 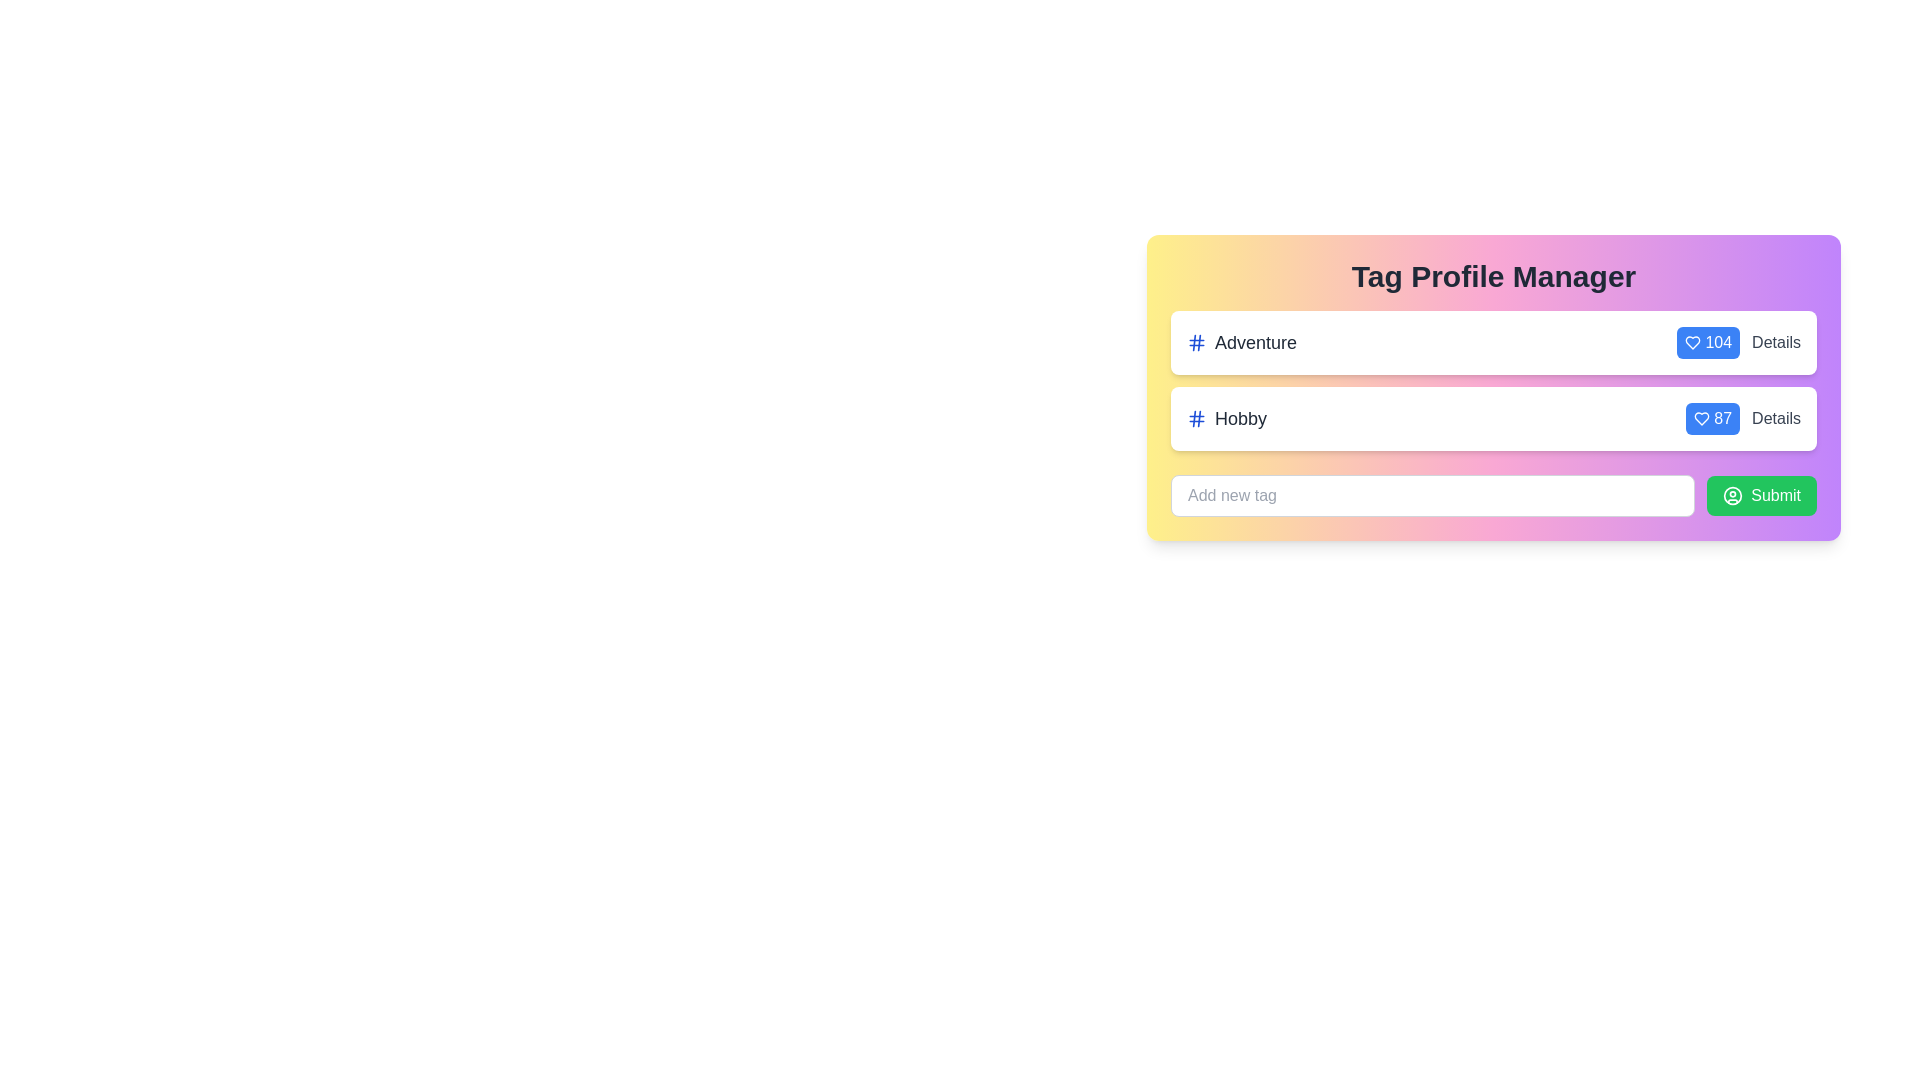 I want to click on the static label for the tag named 'Hobby' located within the 'Tag Profile Manager' section, which visually represents a tag or category label, so click(x=1226, y=418).